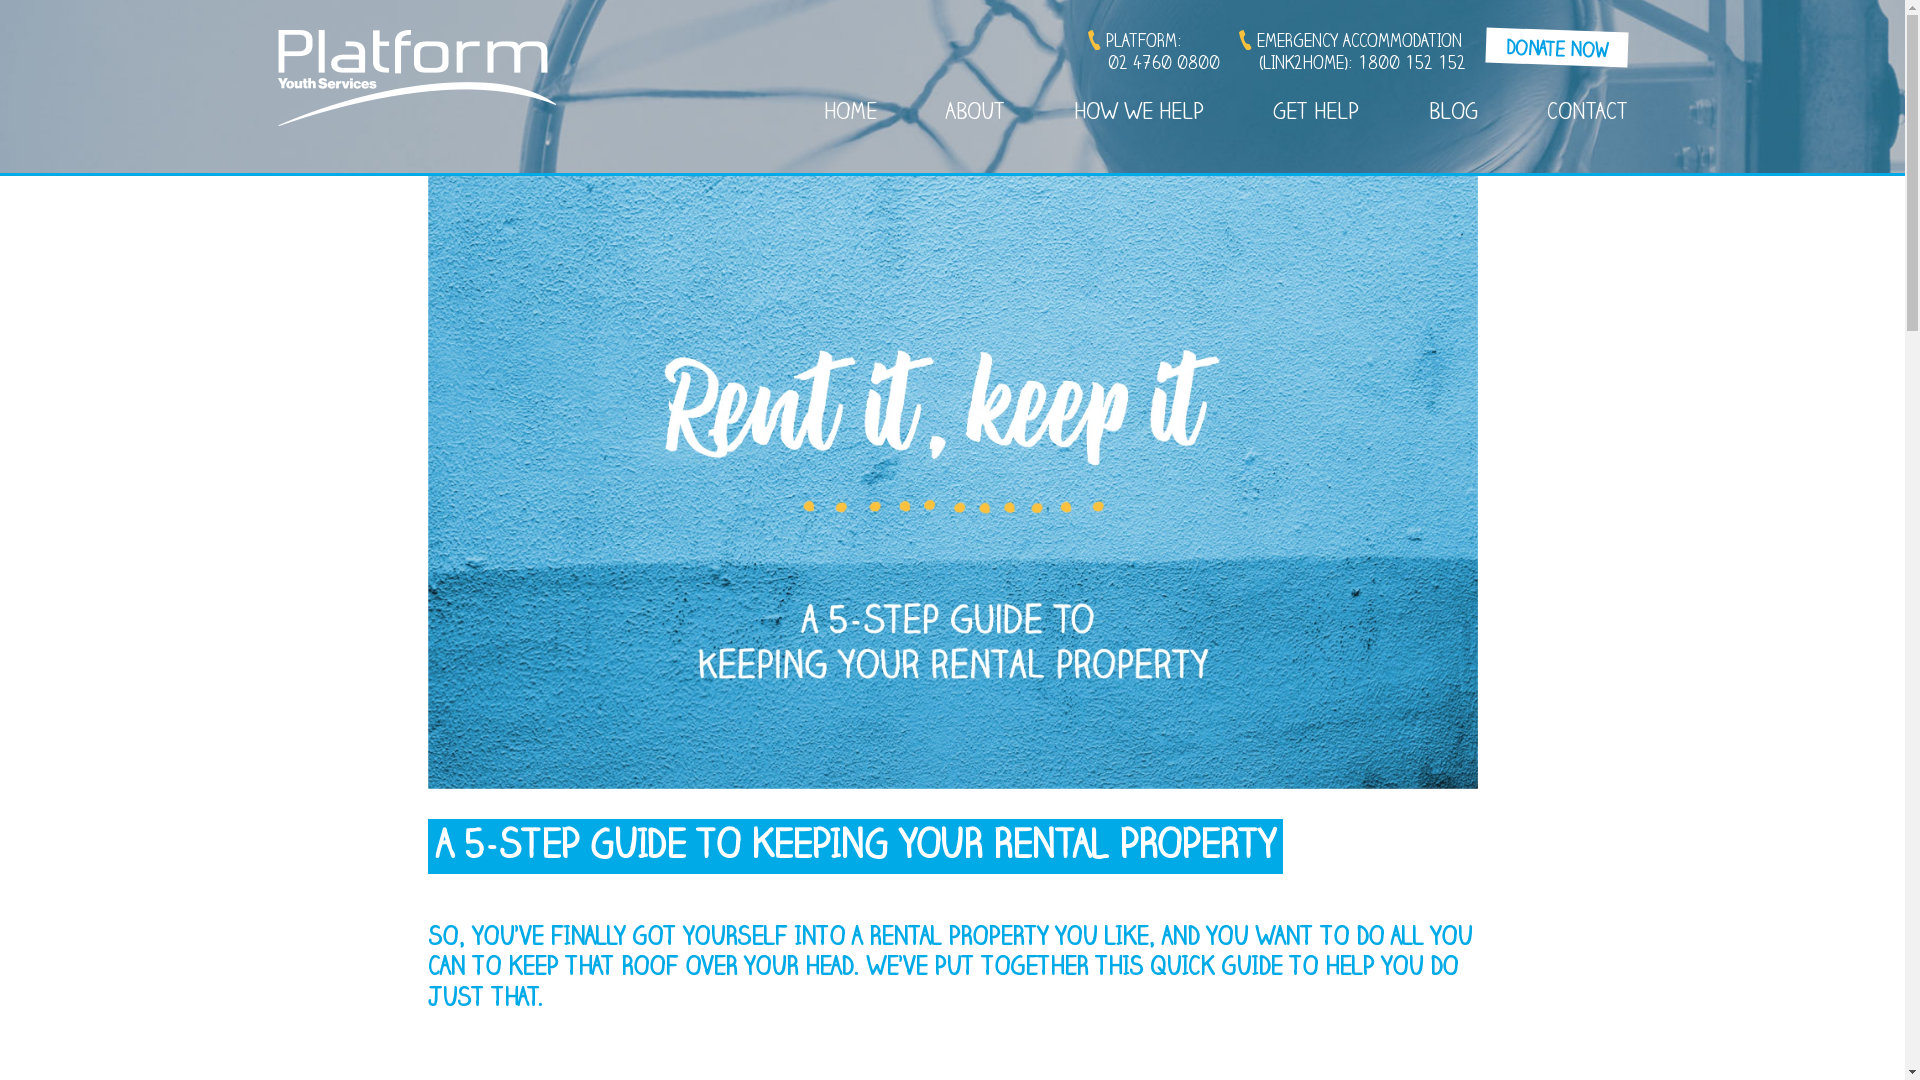  What do you see at coordinates (1545, 115) in the screenshot?
I see `'CONTACT'` at bounding box center [1545, 115].